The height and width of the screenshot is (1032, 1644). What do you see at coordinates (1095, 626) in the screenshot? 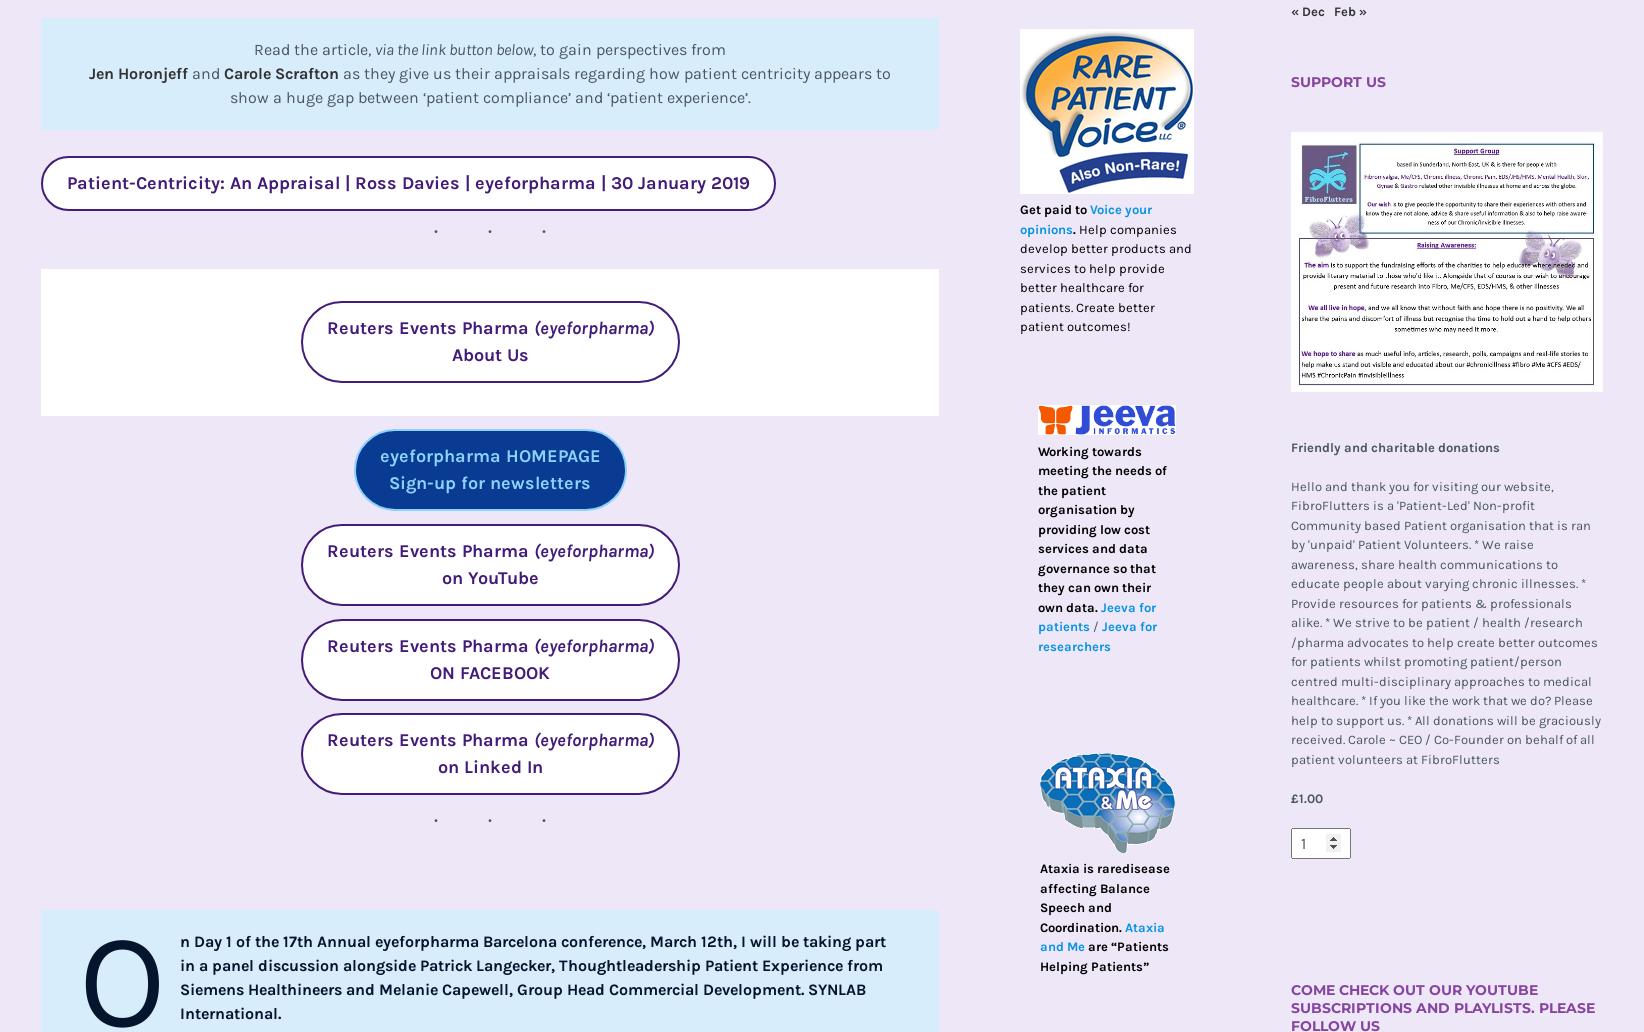
I see `'/'` at bounding box center [1095, 626].